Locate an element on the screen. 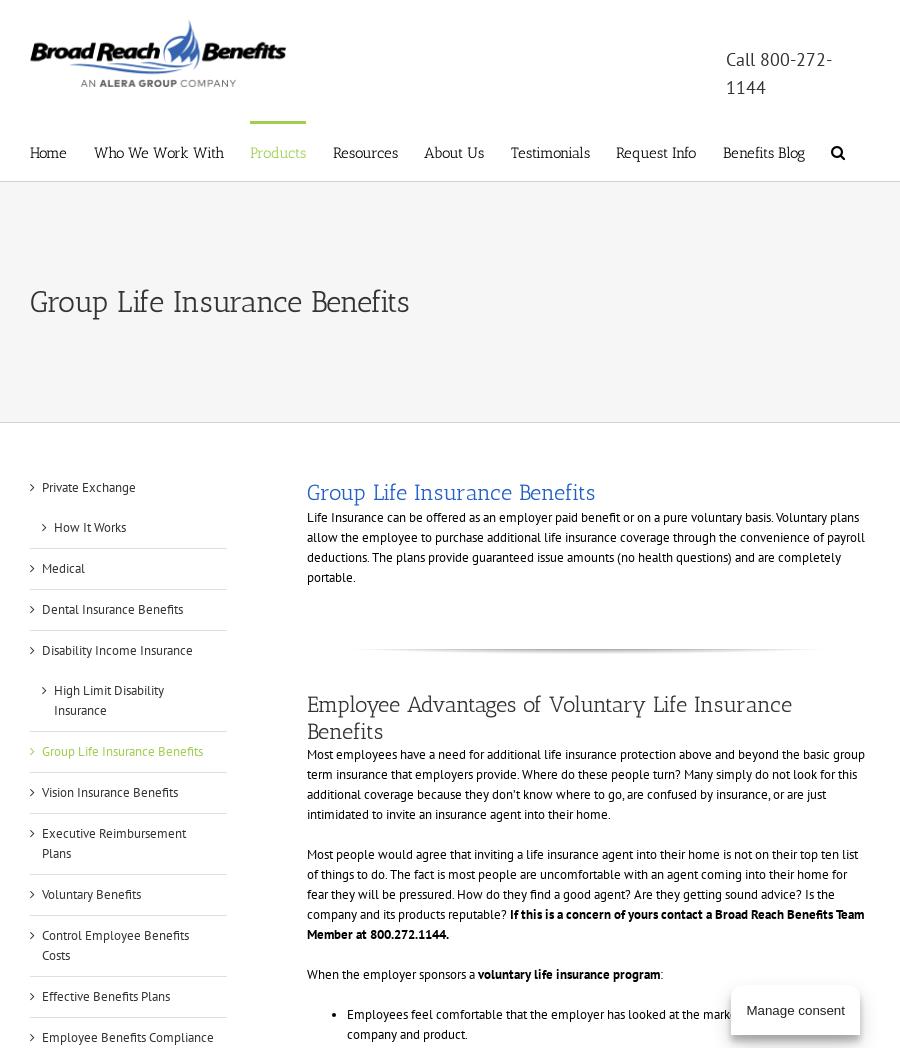  'When the employer sponsors a' is located at coordinates (305, 973).